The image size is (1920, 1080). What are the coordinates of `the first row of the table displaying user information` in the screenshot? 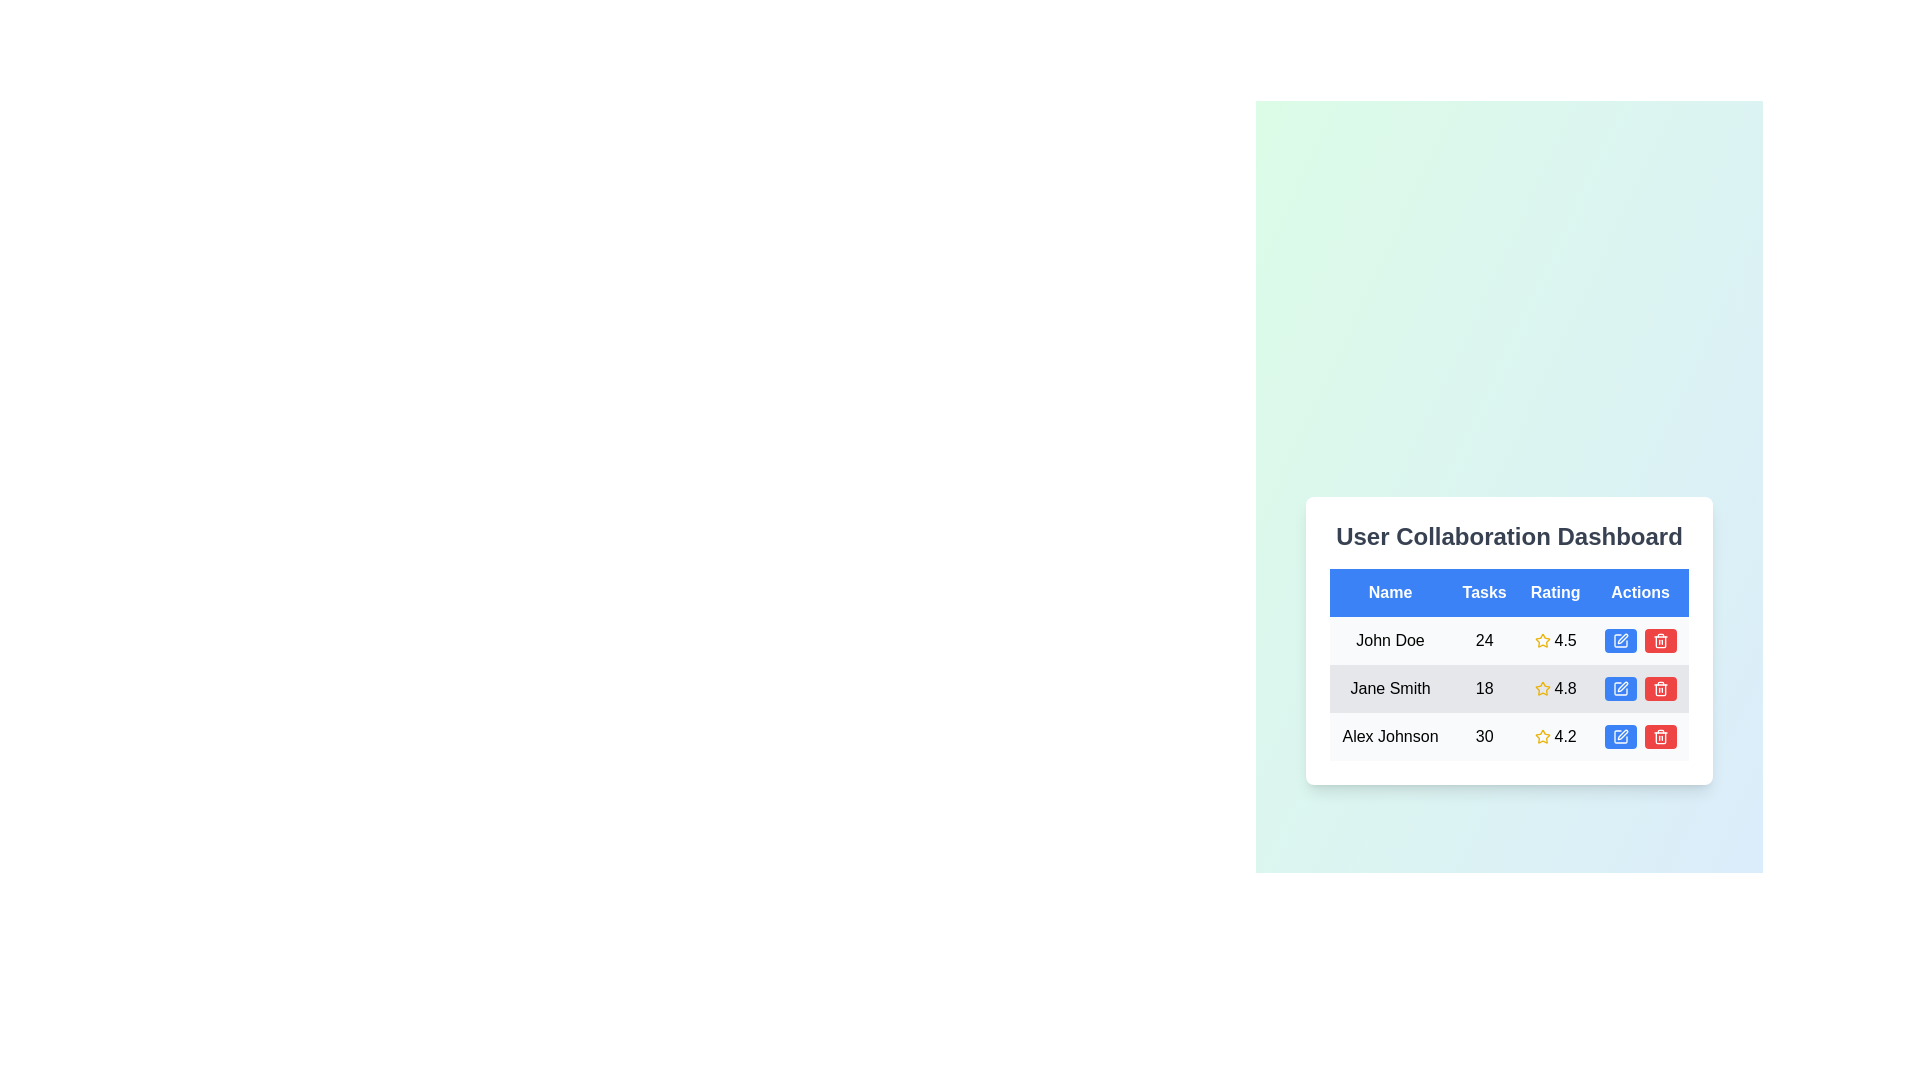 It's located at (1509, 640).